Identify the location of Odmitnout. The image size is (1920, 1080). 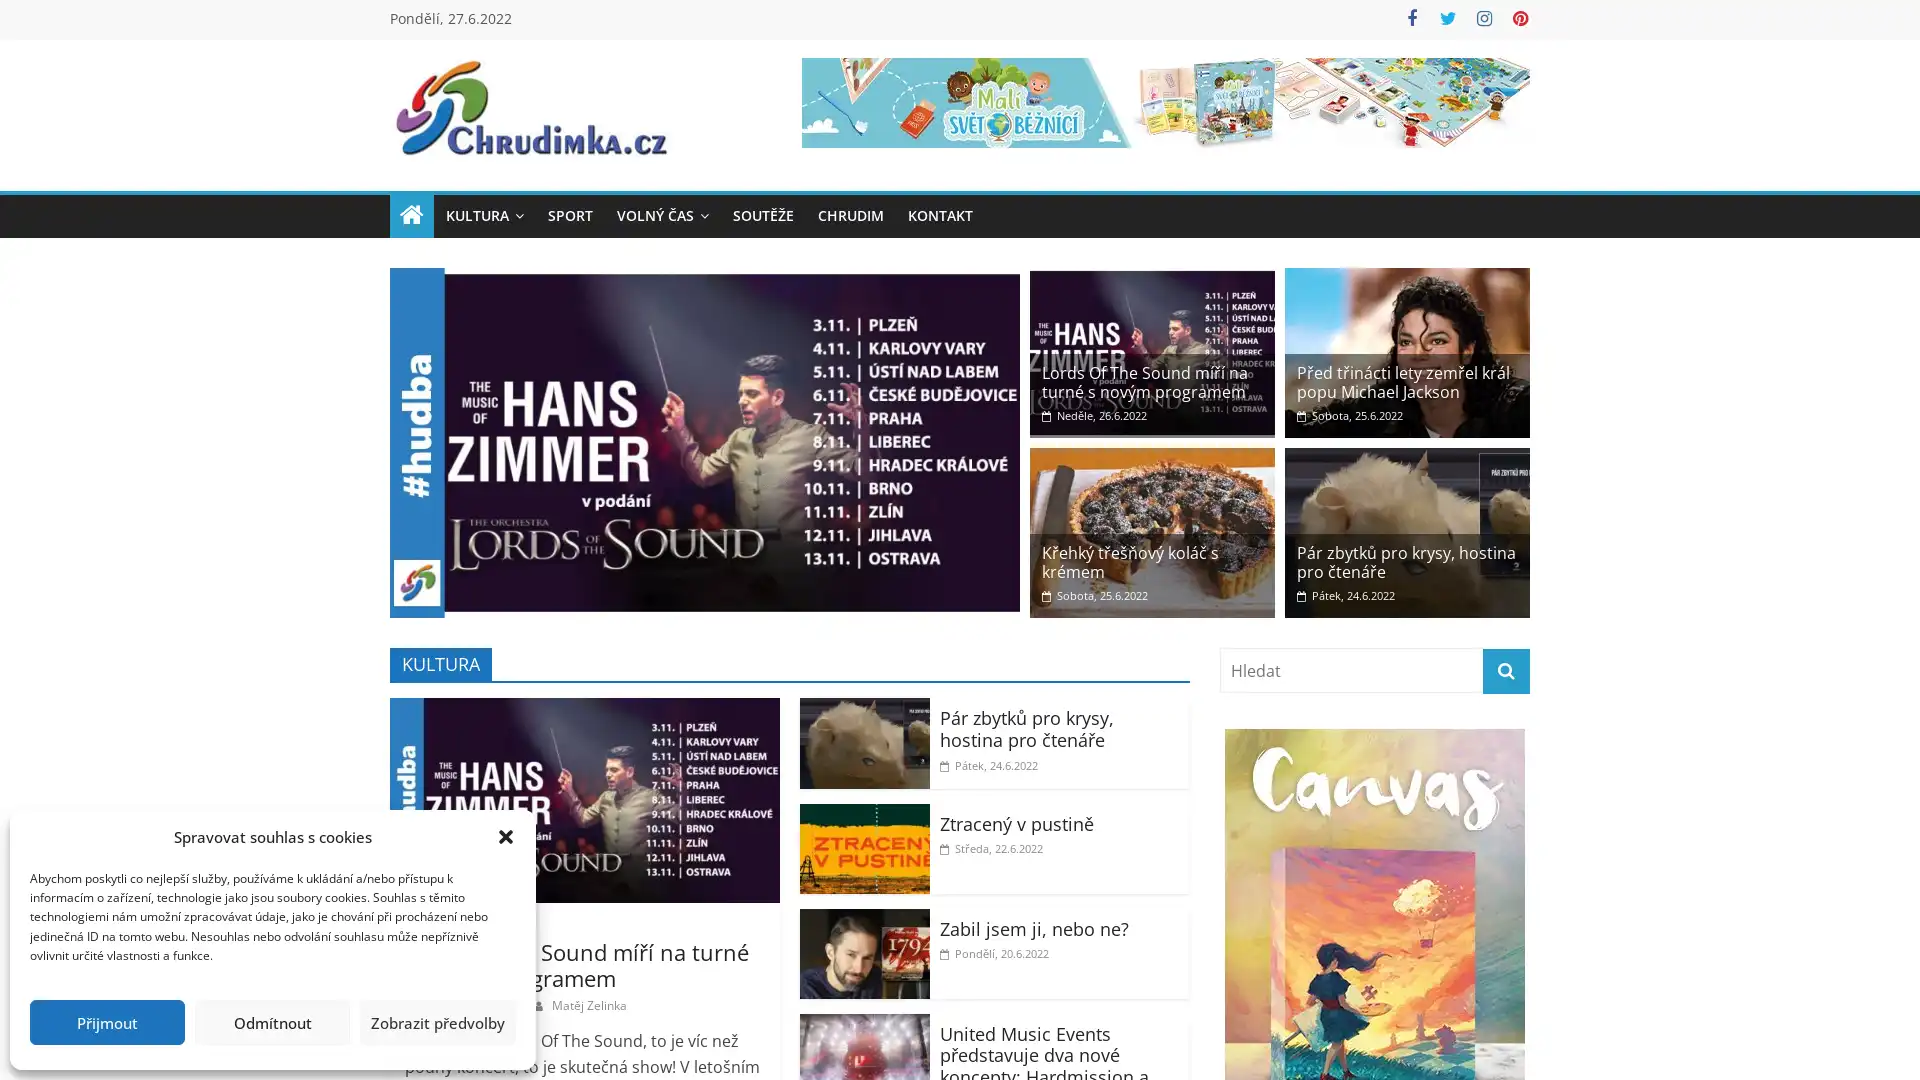
(271, 1022).